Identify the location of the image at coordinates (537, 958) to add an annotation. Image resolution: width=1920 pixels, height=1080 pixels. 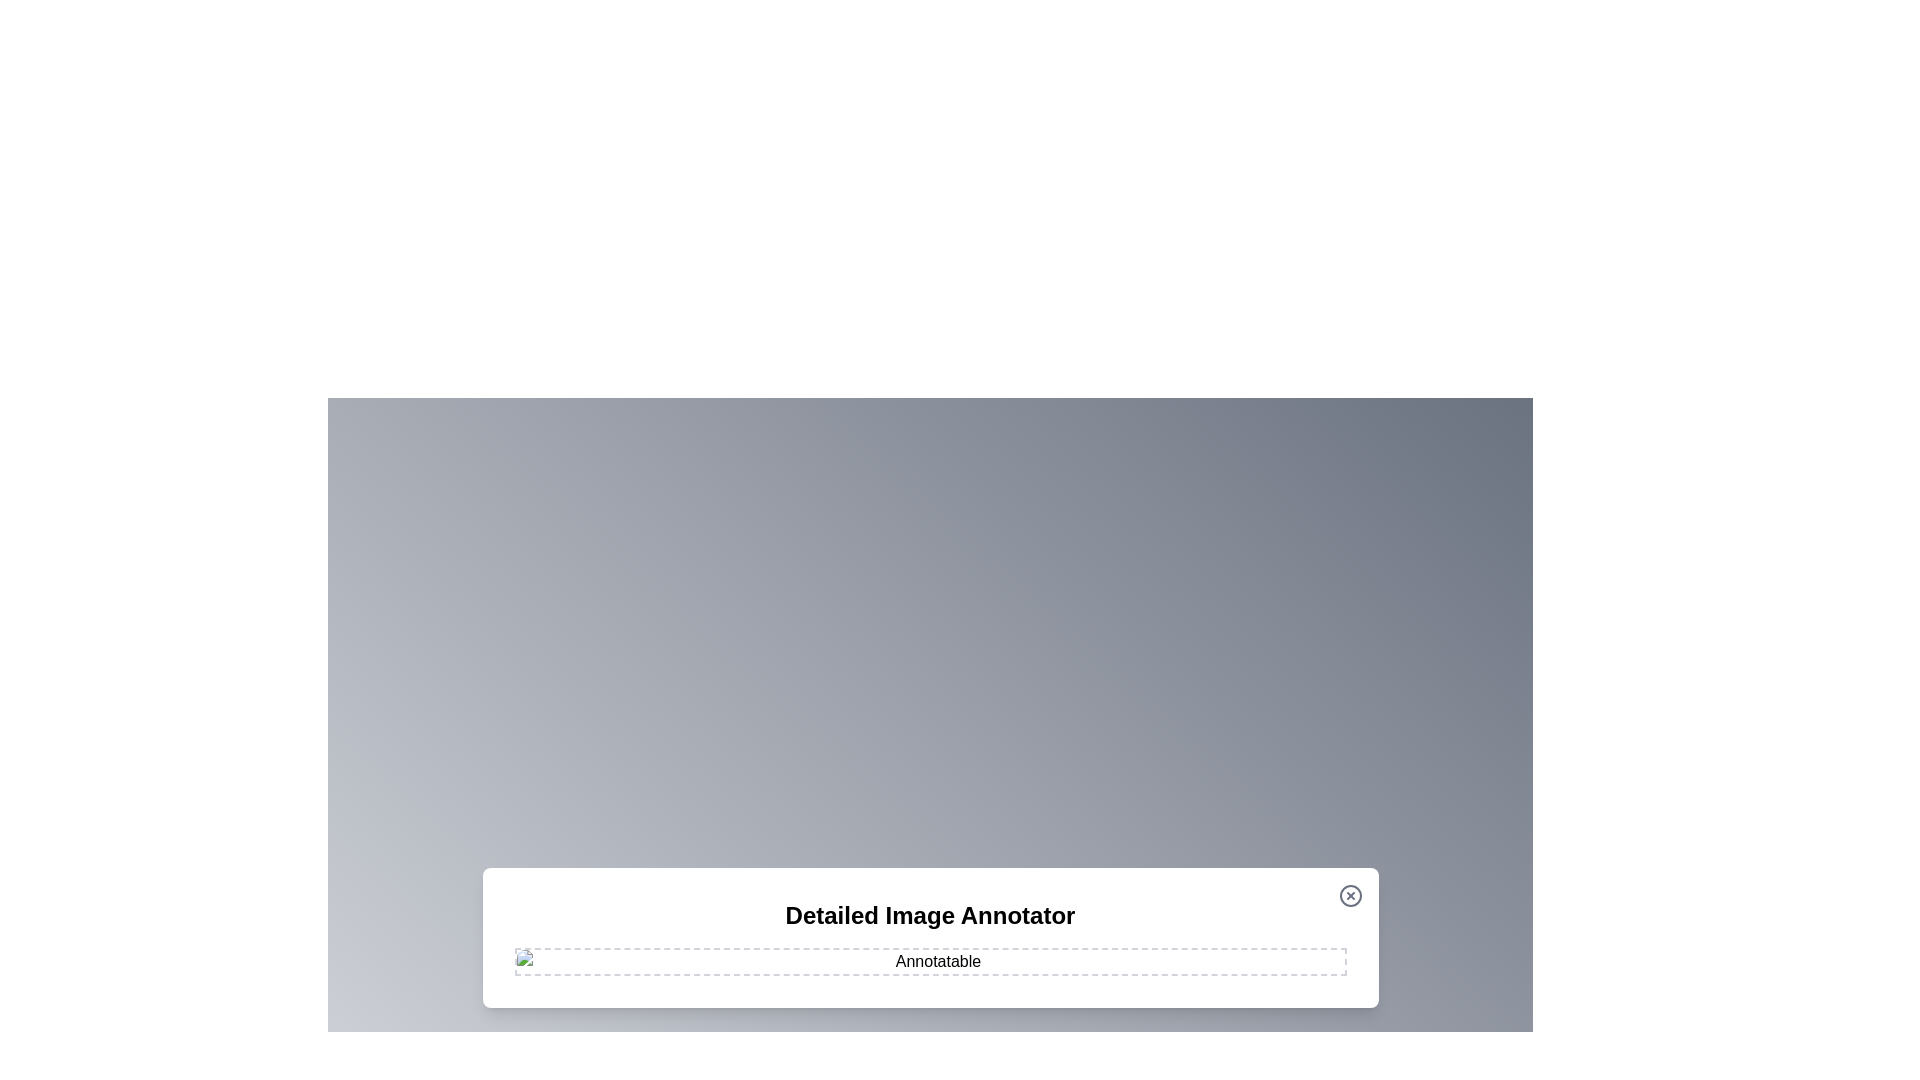
(537, 956).